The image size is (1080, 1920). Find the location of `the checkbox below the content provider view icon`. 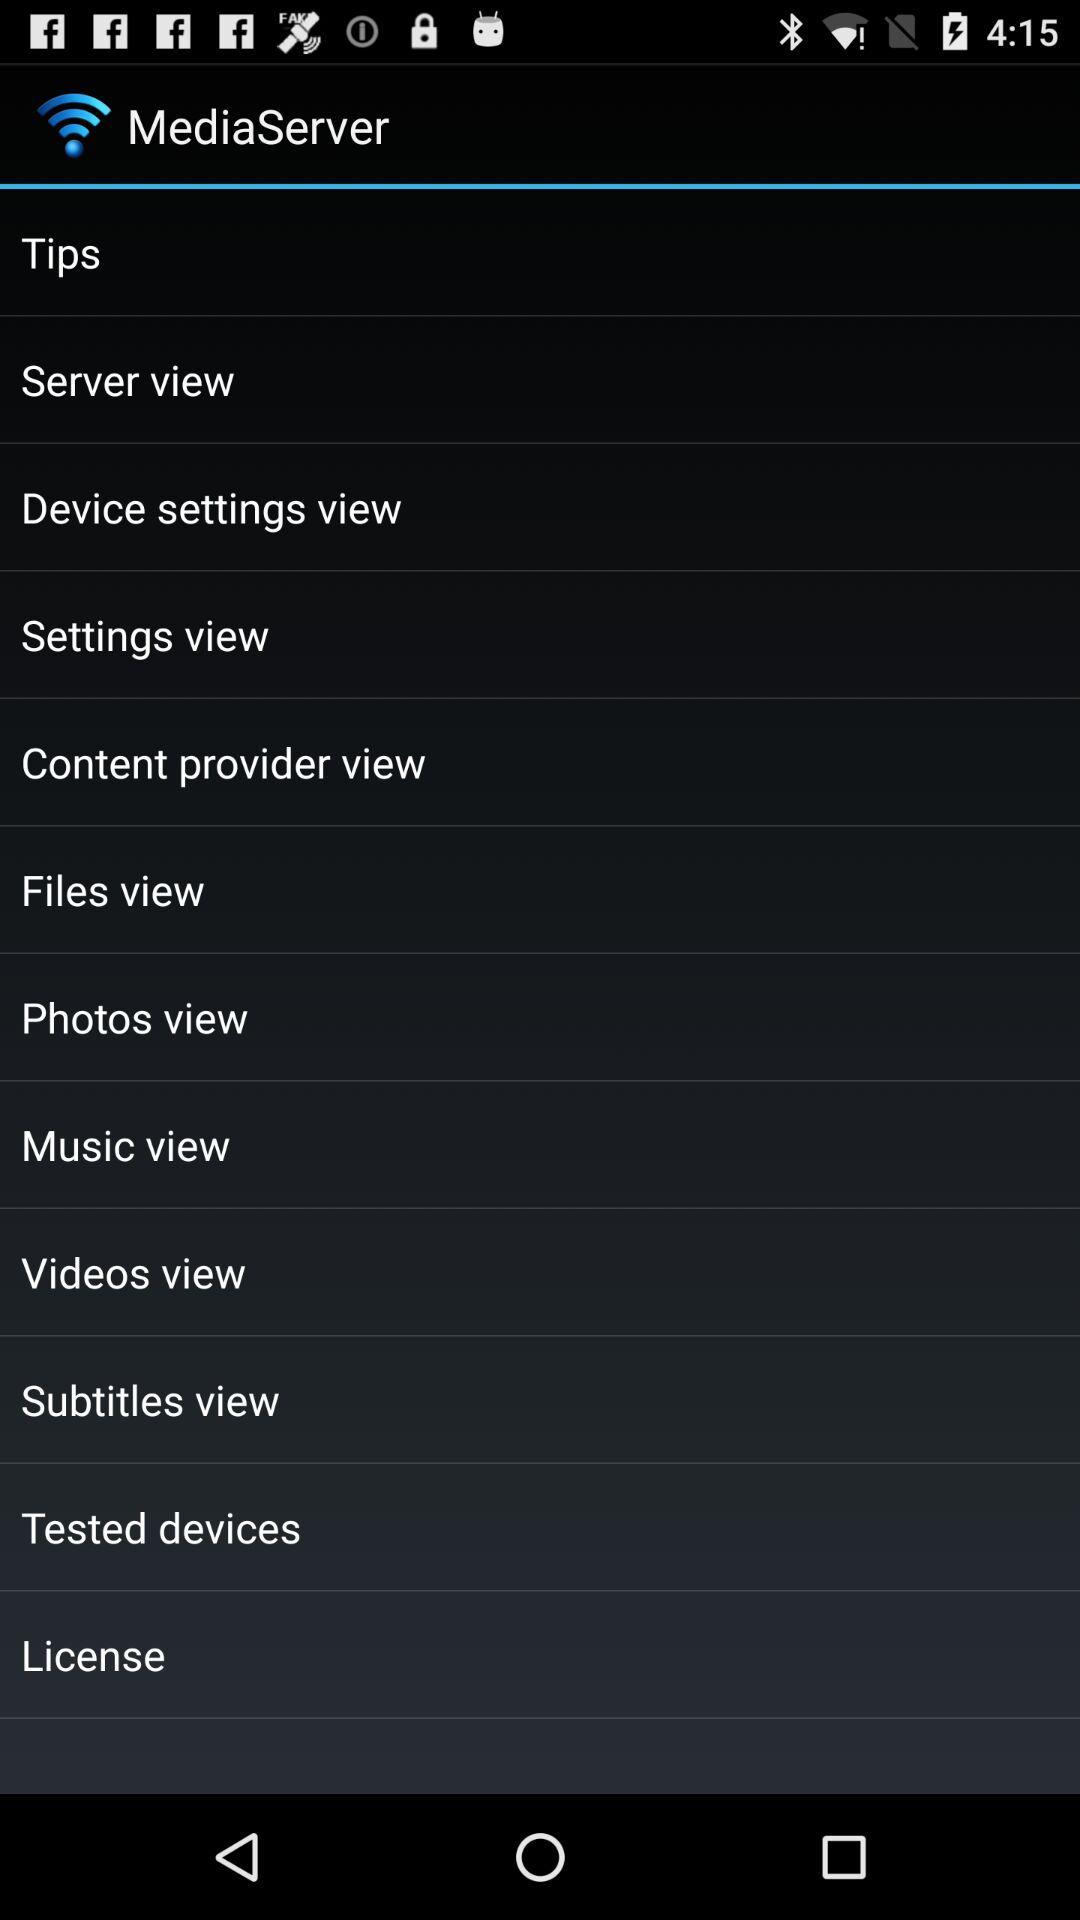

the checkbox below the content provider view icon is located at coordinates (540, 888).